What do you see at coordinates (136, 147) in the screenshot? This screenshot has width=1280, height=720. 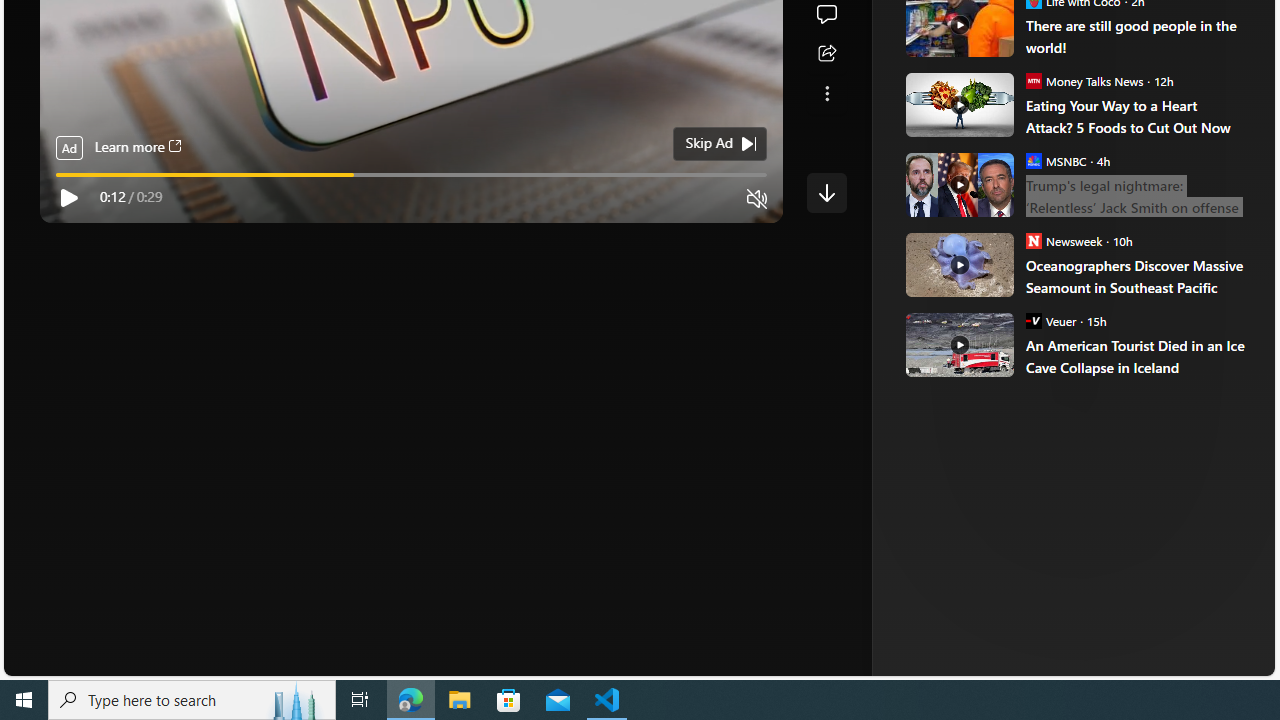 I see `'Learn more'` at bounding box center [136, 147].